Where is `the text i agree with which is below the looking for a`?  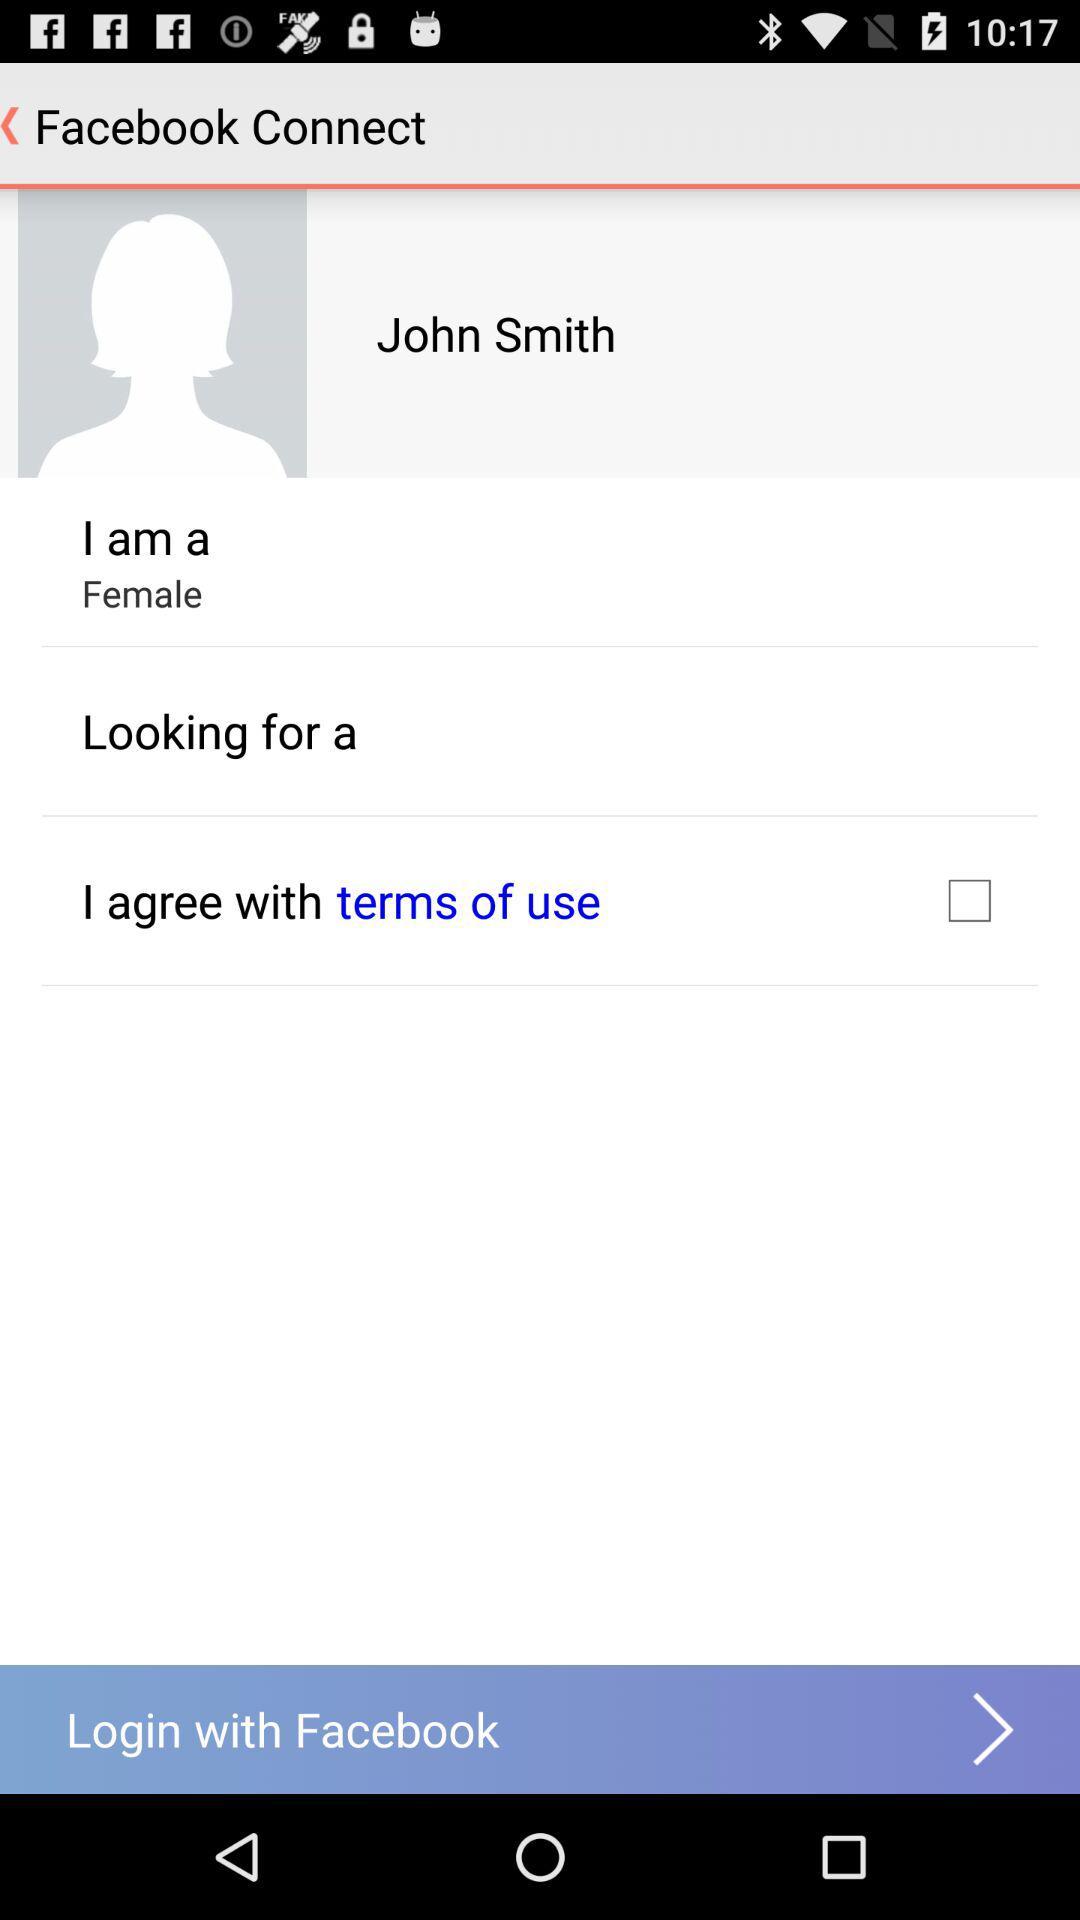 the text i agree with which is below the looking for a is located at coordinates (202, 899).